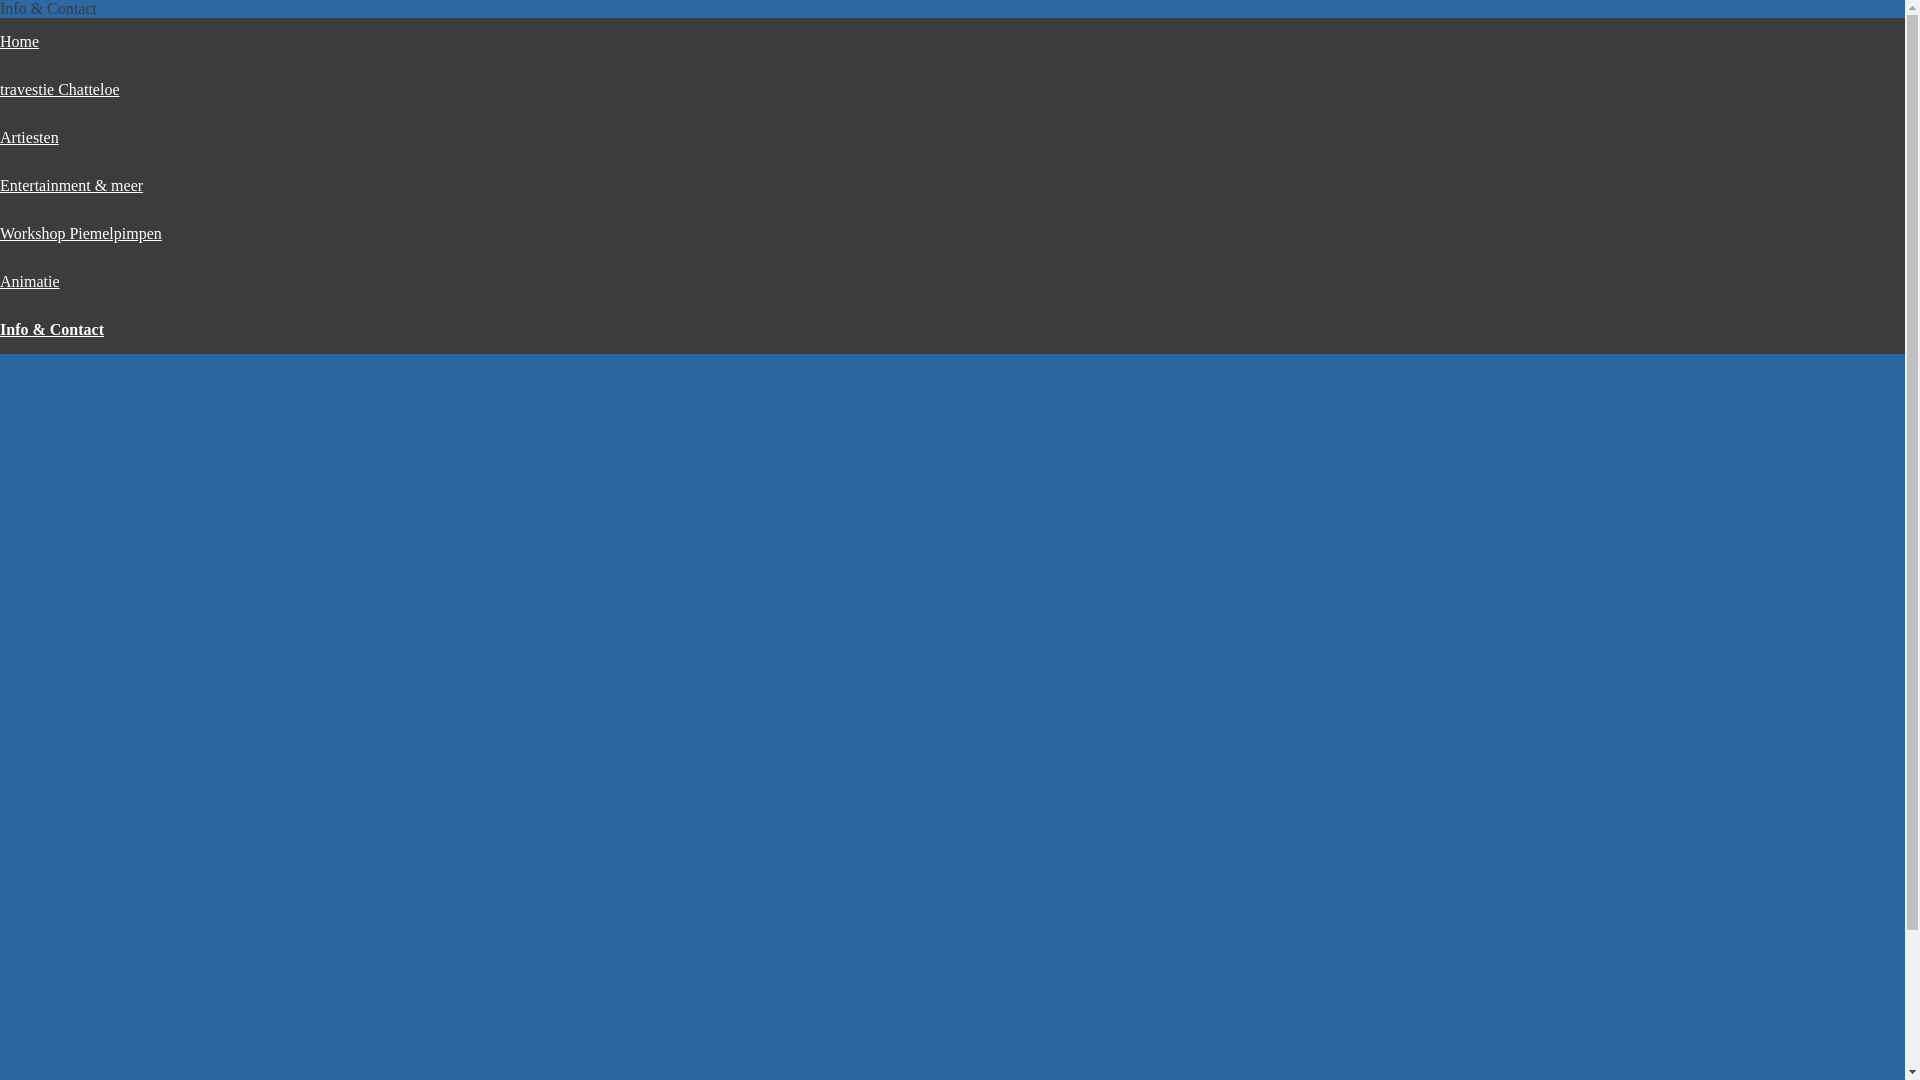 The width and height of the screenshot is (1920, 1080). Describe the element at coordinates (80, 232) in the screenshot. I see `'Workshop Piemelpimpen'` at that location.